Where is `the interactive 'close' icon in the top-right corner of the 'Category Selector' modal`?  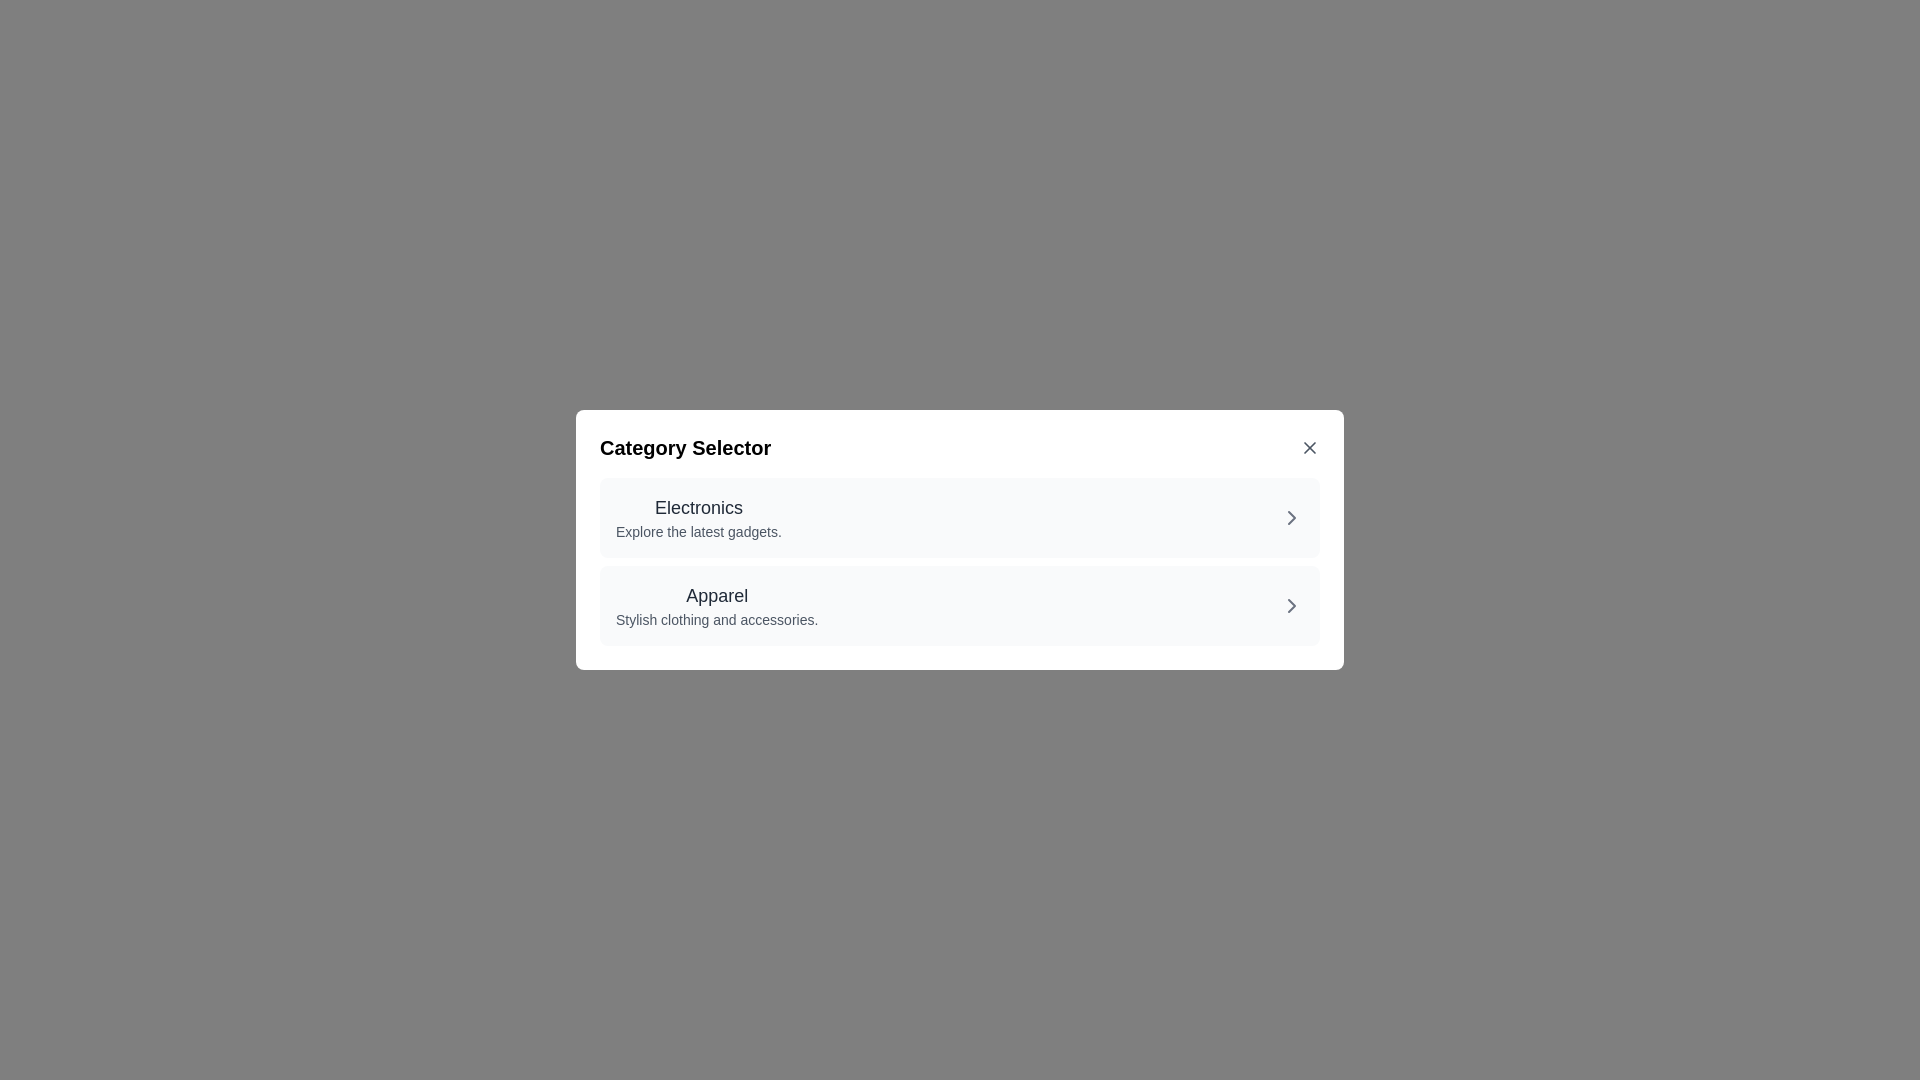 the interactive 'close' icon in the top-right corner of the 'Category Selector' modal is located at coordinates (1310, 446).